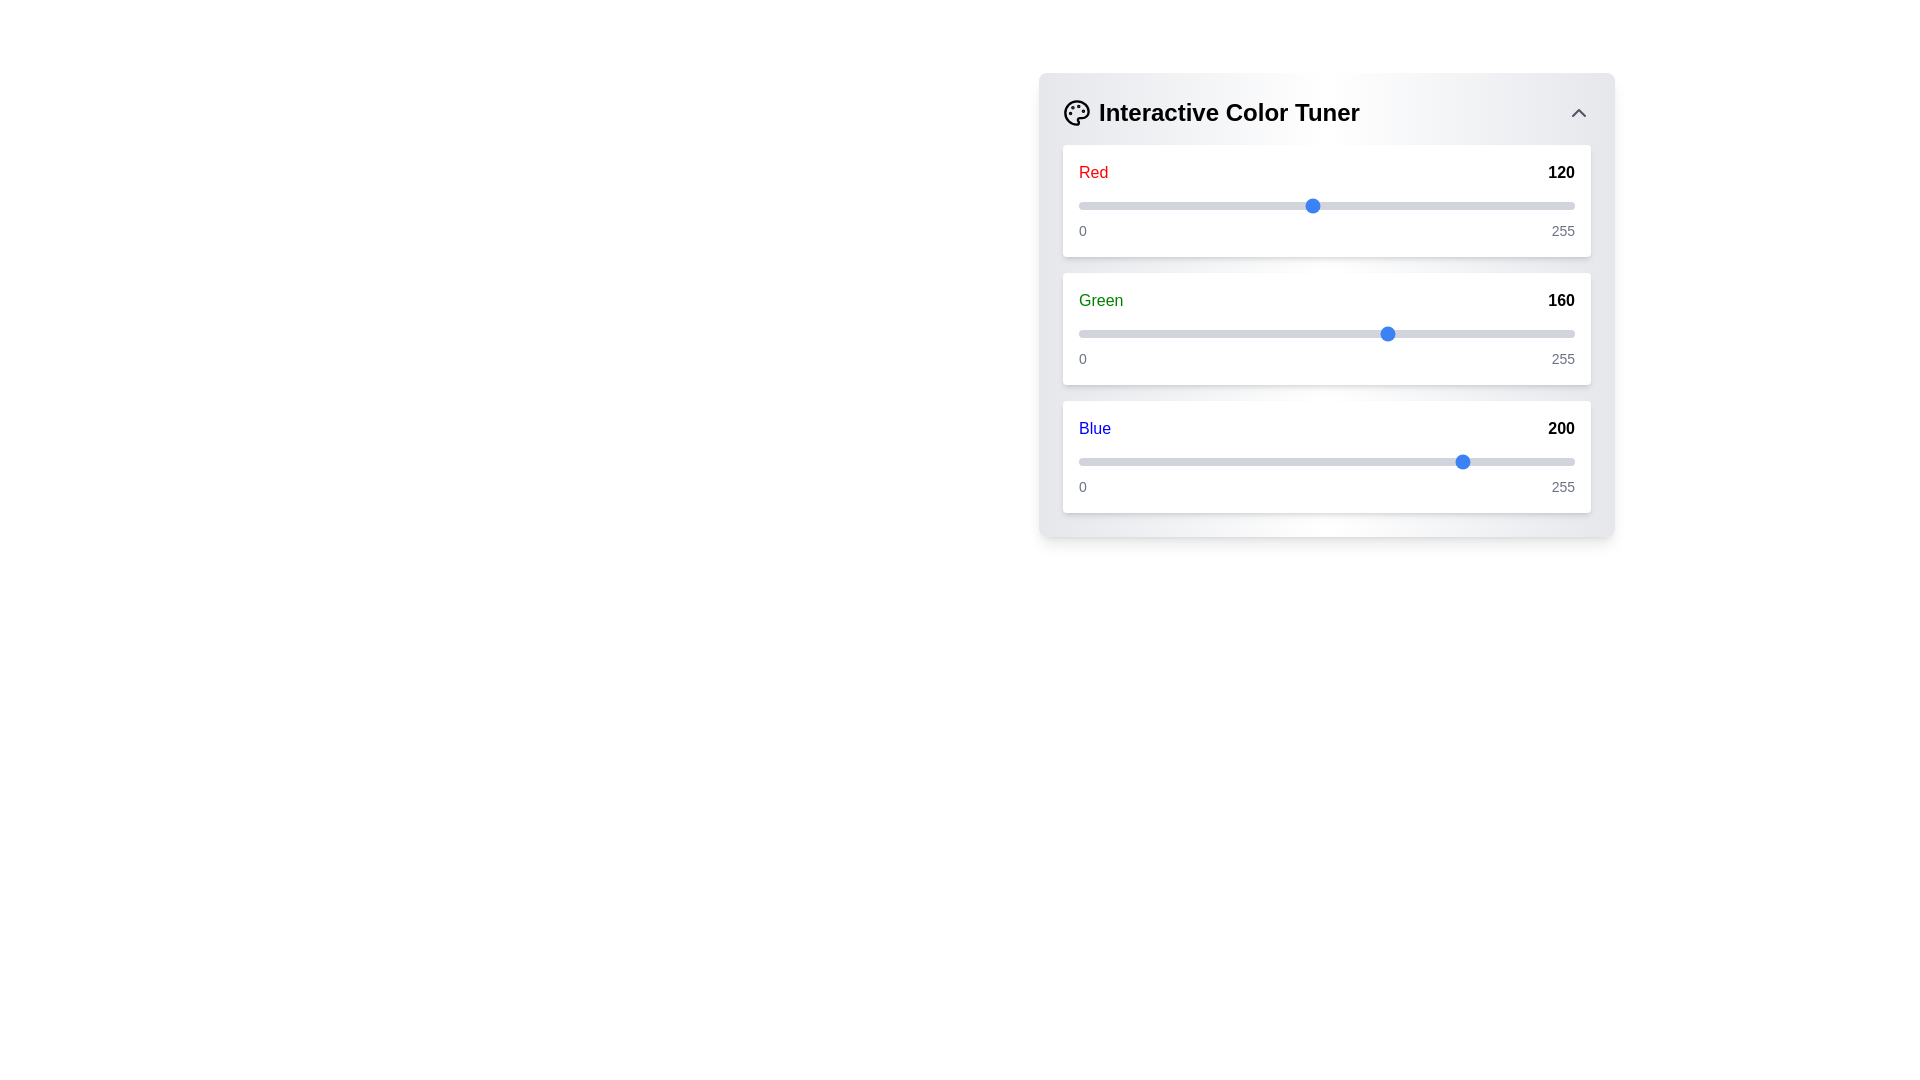  What do you see at coordinates (1391, 205) in the screenshot?
I see `the red color intensity` at bounding box center [1391, 205].